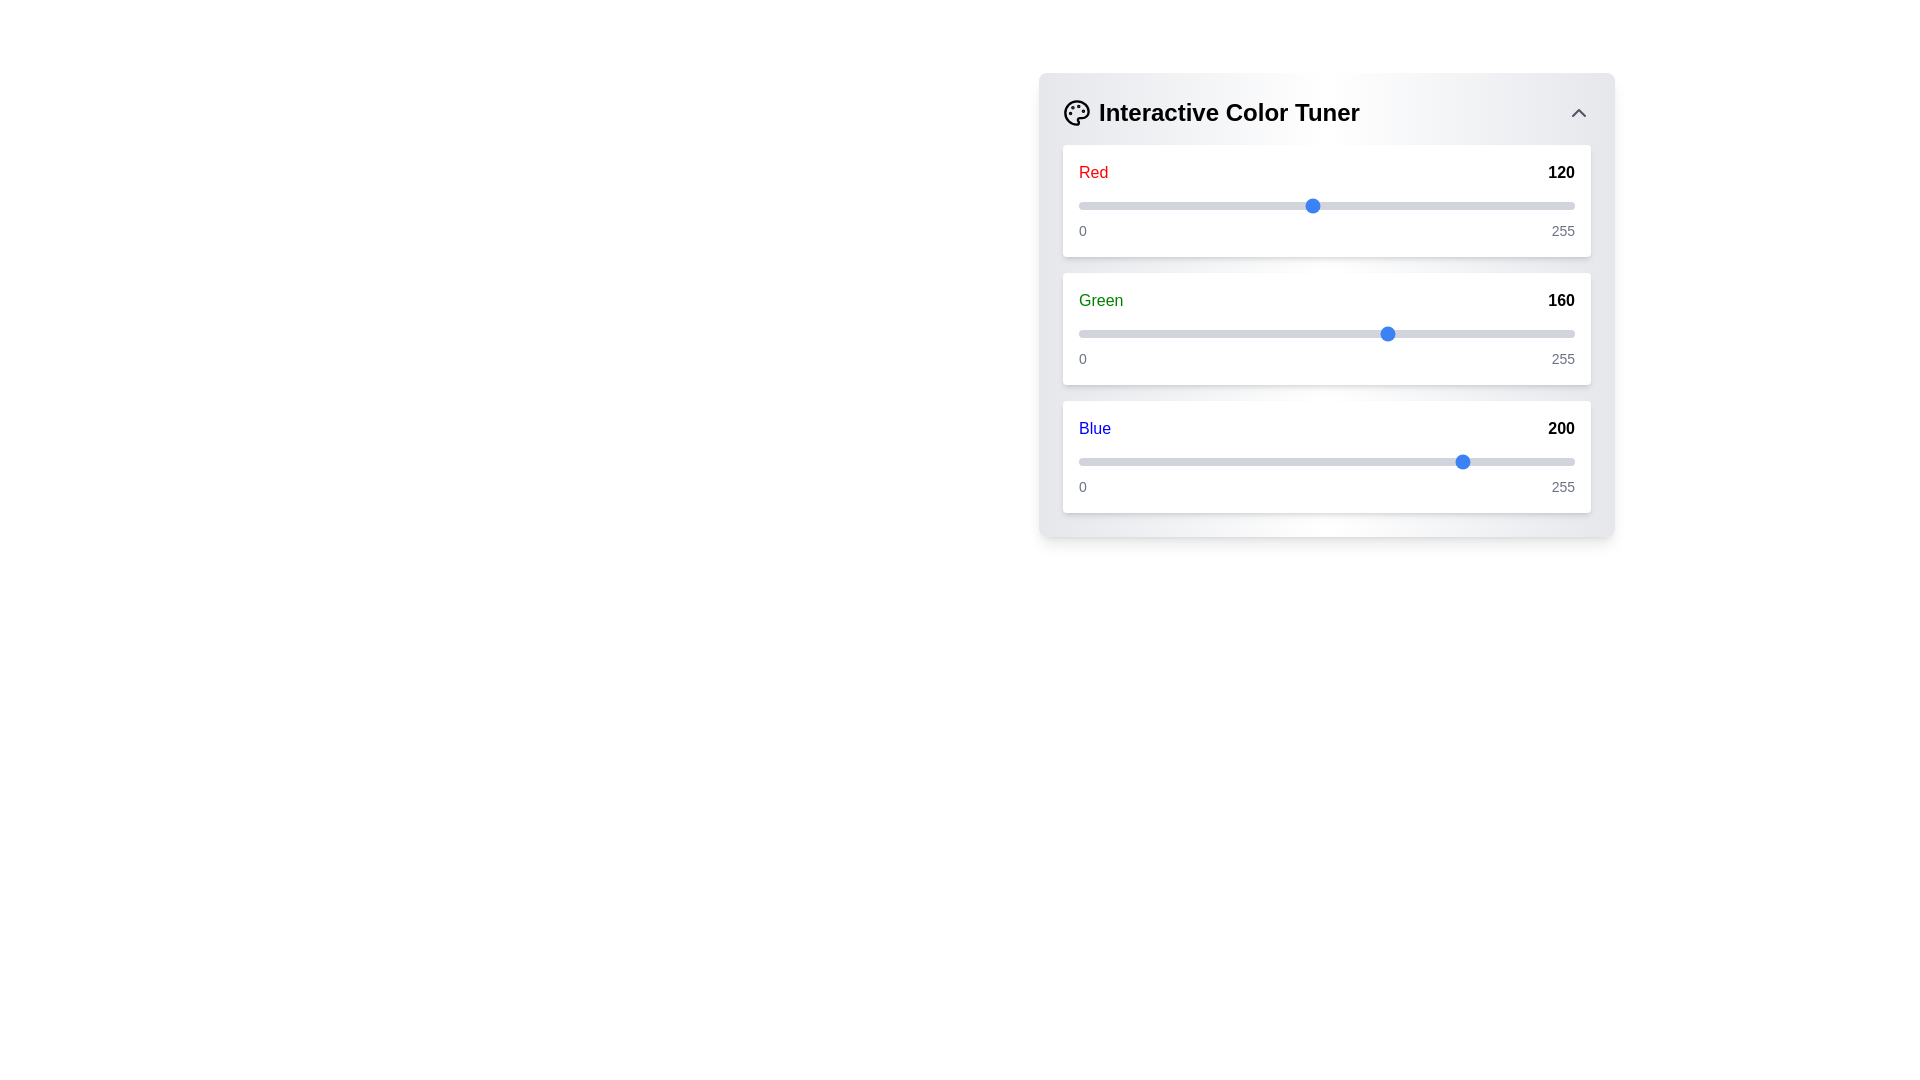  What do you see at coordinates (1391, 205) in the screenshot?
I see `the red color intensity` at bounding box center [1391, 205].